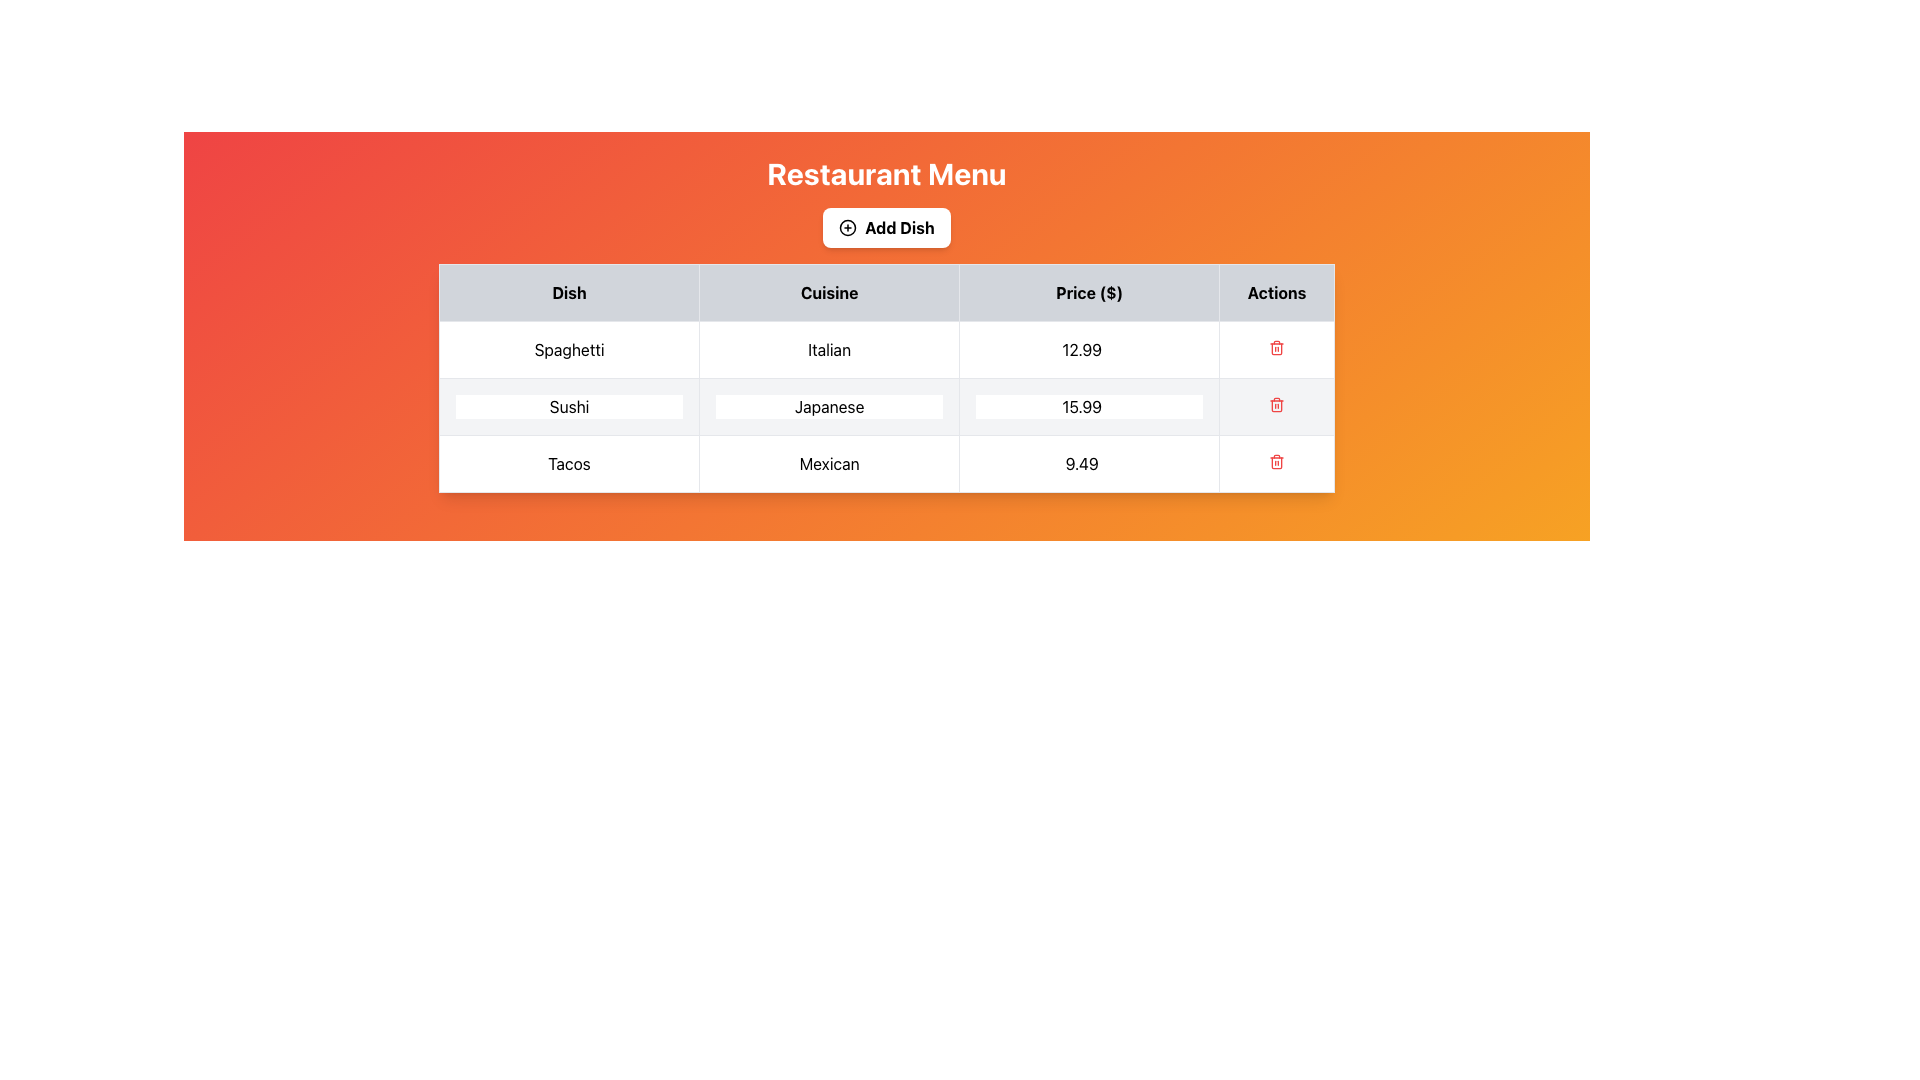 This screenshot has width=1920, height=1080. Describe the element at coordinates (1088, 349) in the screenshot. I see `the numerical input field displaying the value '12.99' in the restaurant menu` at that location.